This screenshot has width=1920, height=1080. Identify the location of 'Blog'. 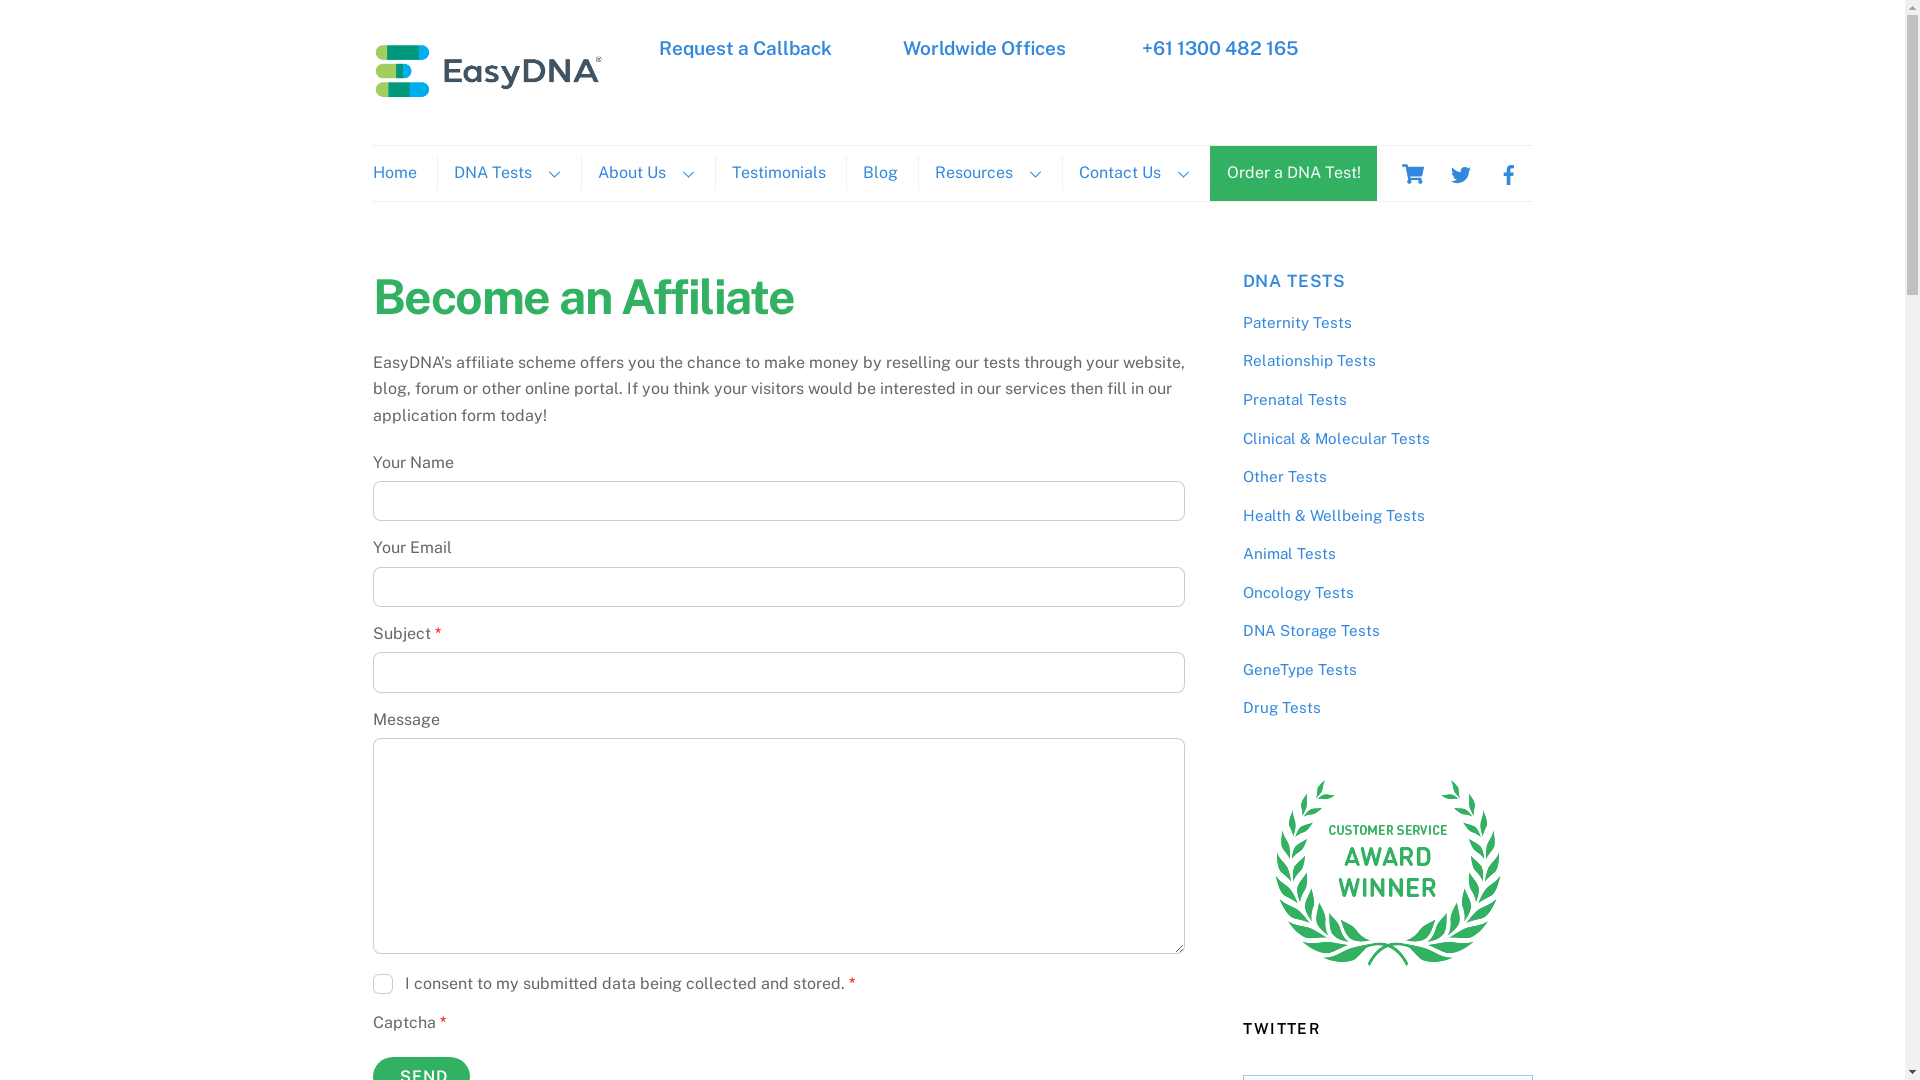
(879, 172).